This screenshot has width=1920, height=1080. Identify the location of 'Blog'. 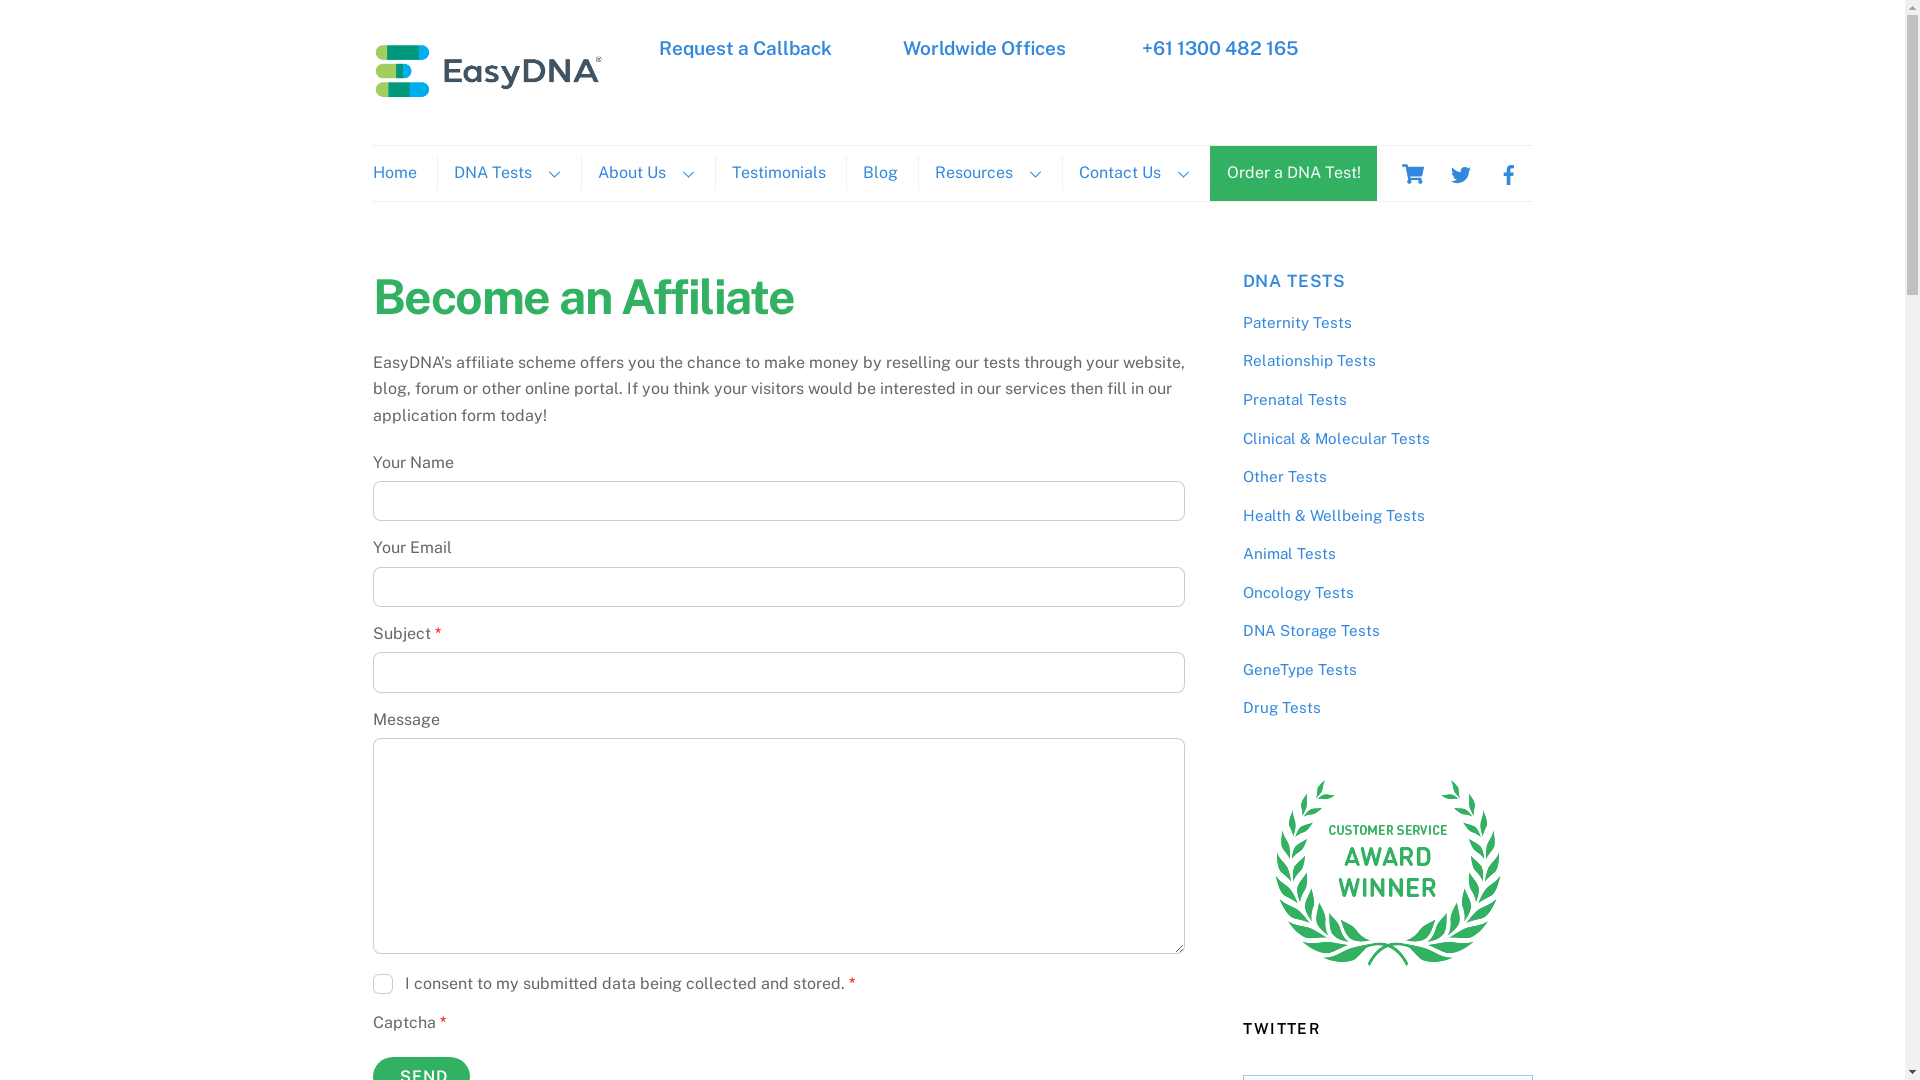
(879, 172).